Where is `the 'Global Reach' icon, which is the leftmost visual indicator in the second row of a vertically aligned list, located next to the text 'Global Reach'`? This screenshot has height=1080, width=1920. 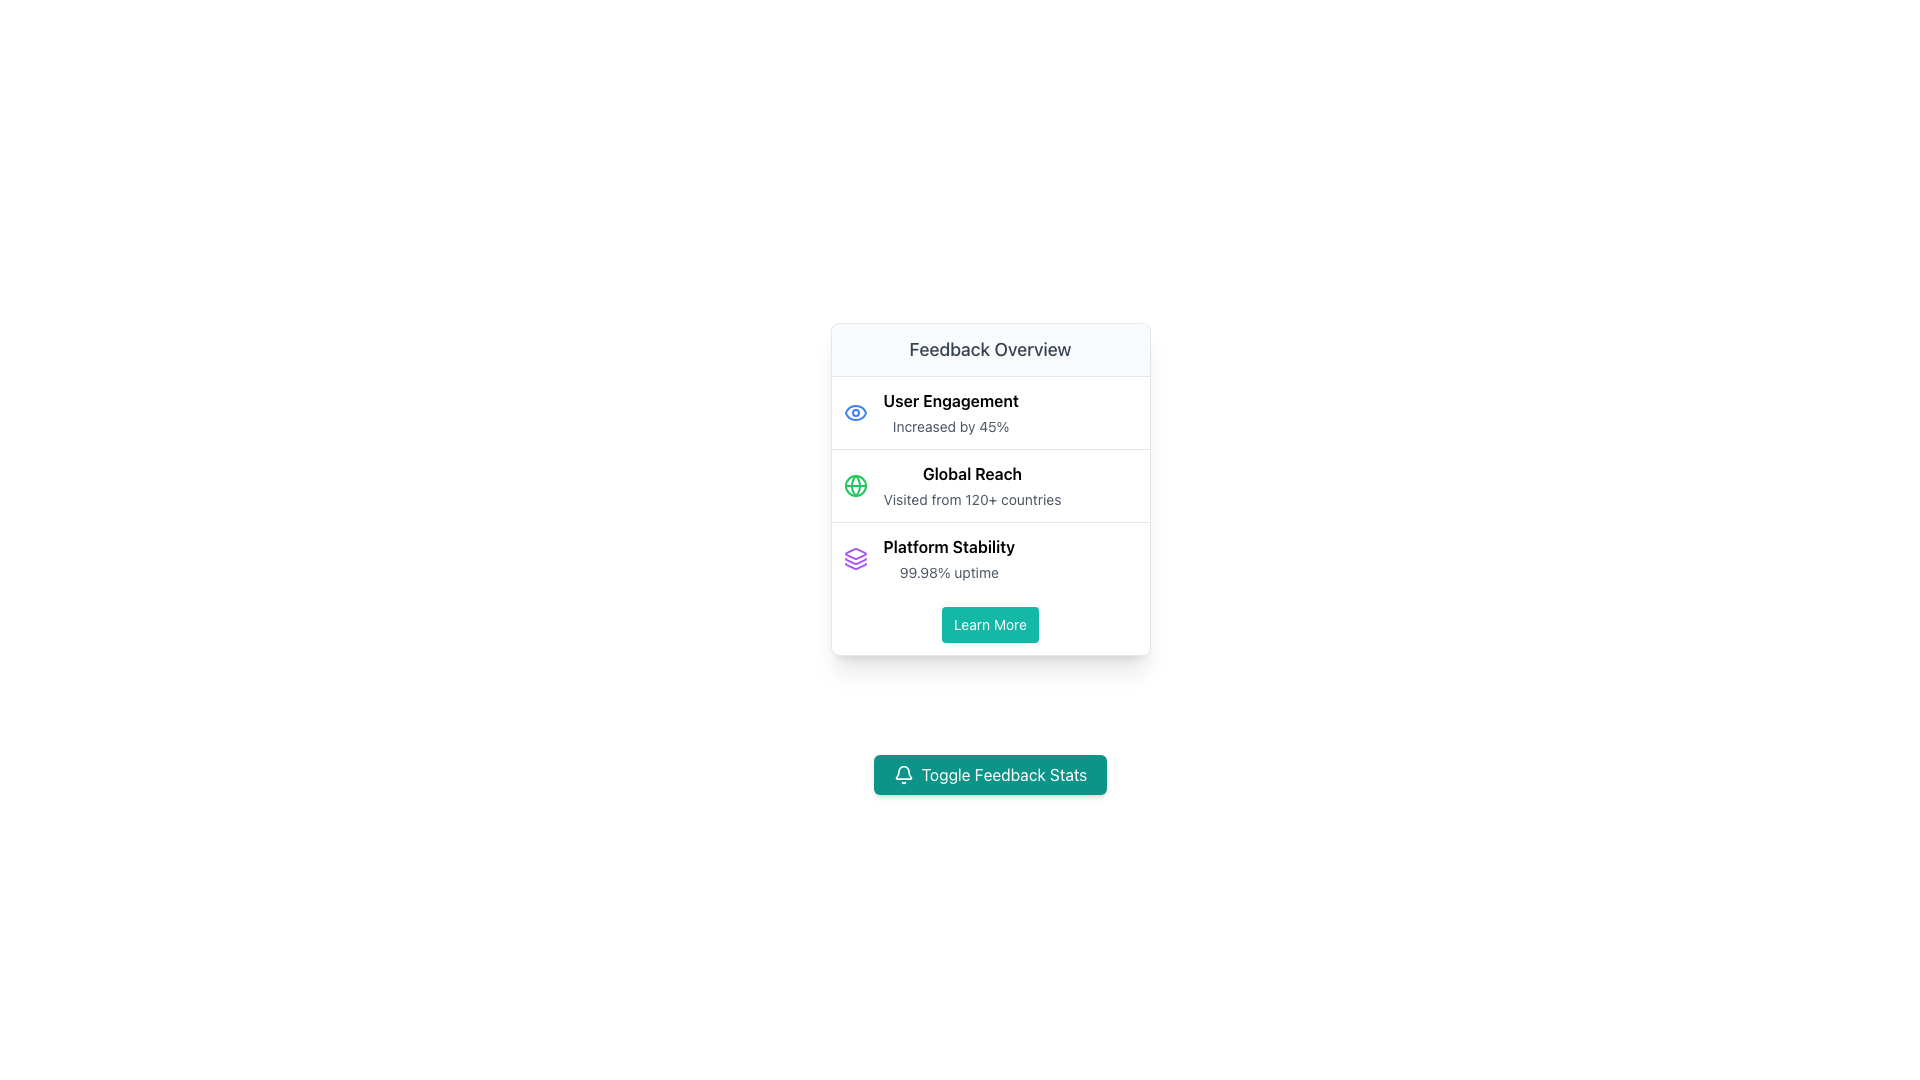
the 'Global Reach' icon, which is the leftmost visual indicator in the second row of a vertically aligned list, located next to the text 'Global Reach' is located at coordinates (855, 486).